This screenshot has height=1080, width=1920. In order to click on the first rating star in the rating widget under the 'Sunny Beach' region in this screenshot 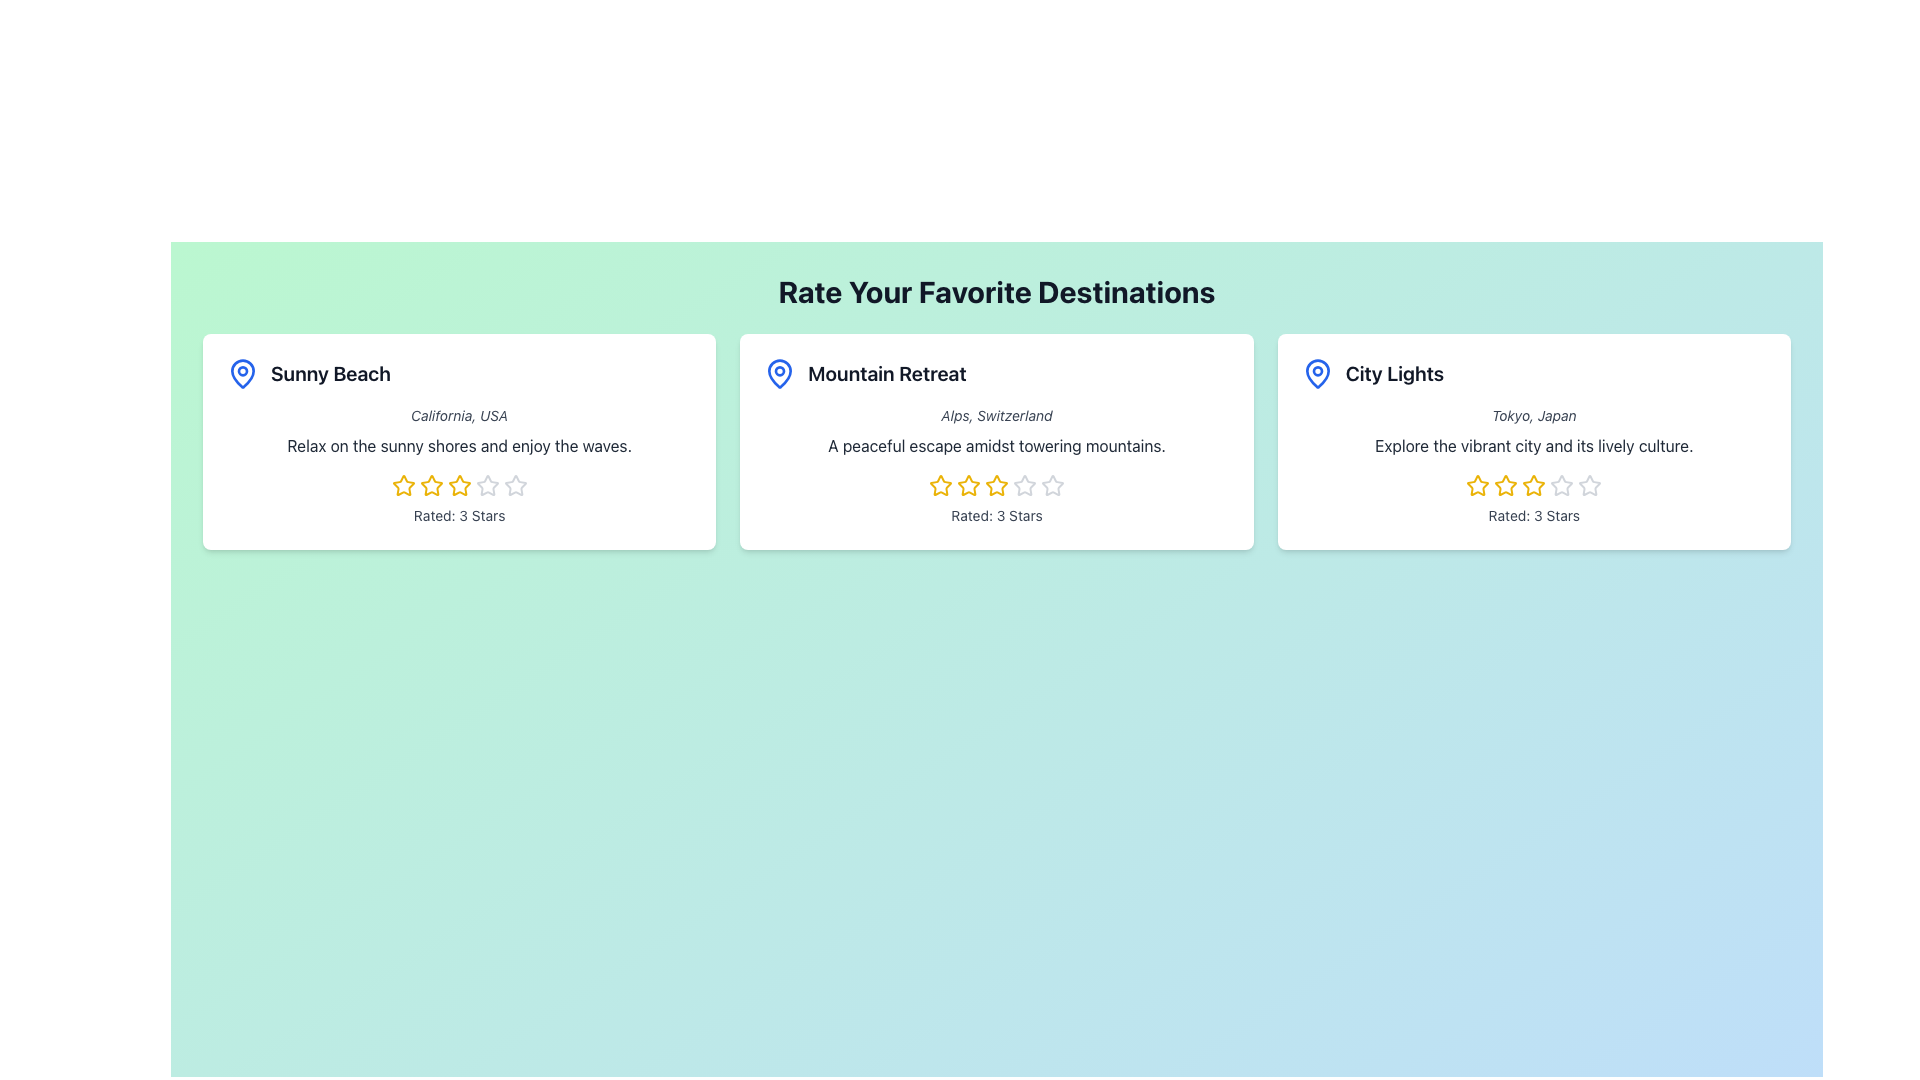, I will do `click(402, 485)`.